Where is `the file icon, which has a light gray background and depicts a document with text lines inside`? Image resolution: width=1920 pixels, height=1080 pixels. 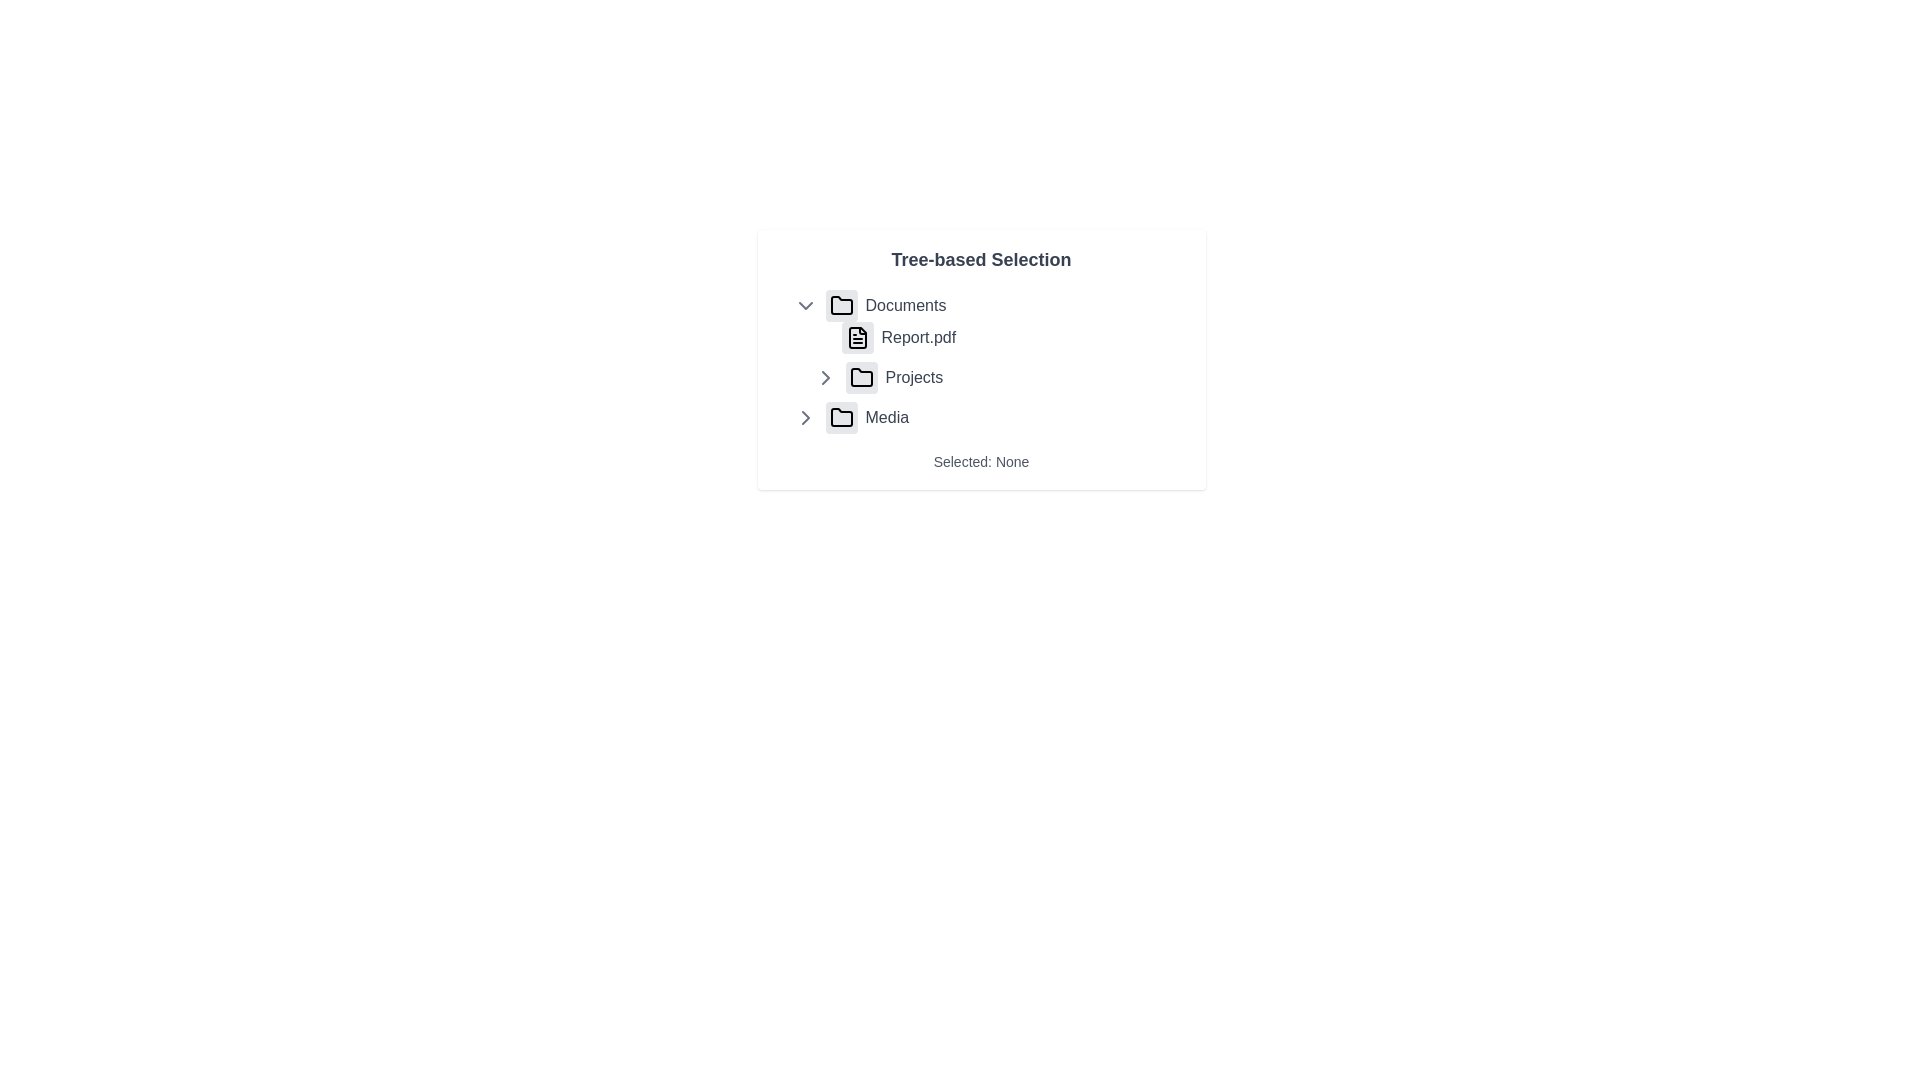
the file icon, which has a light gray background and depicts a document with text lines inside is located at coordinates (857, 337).